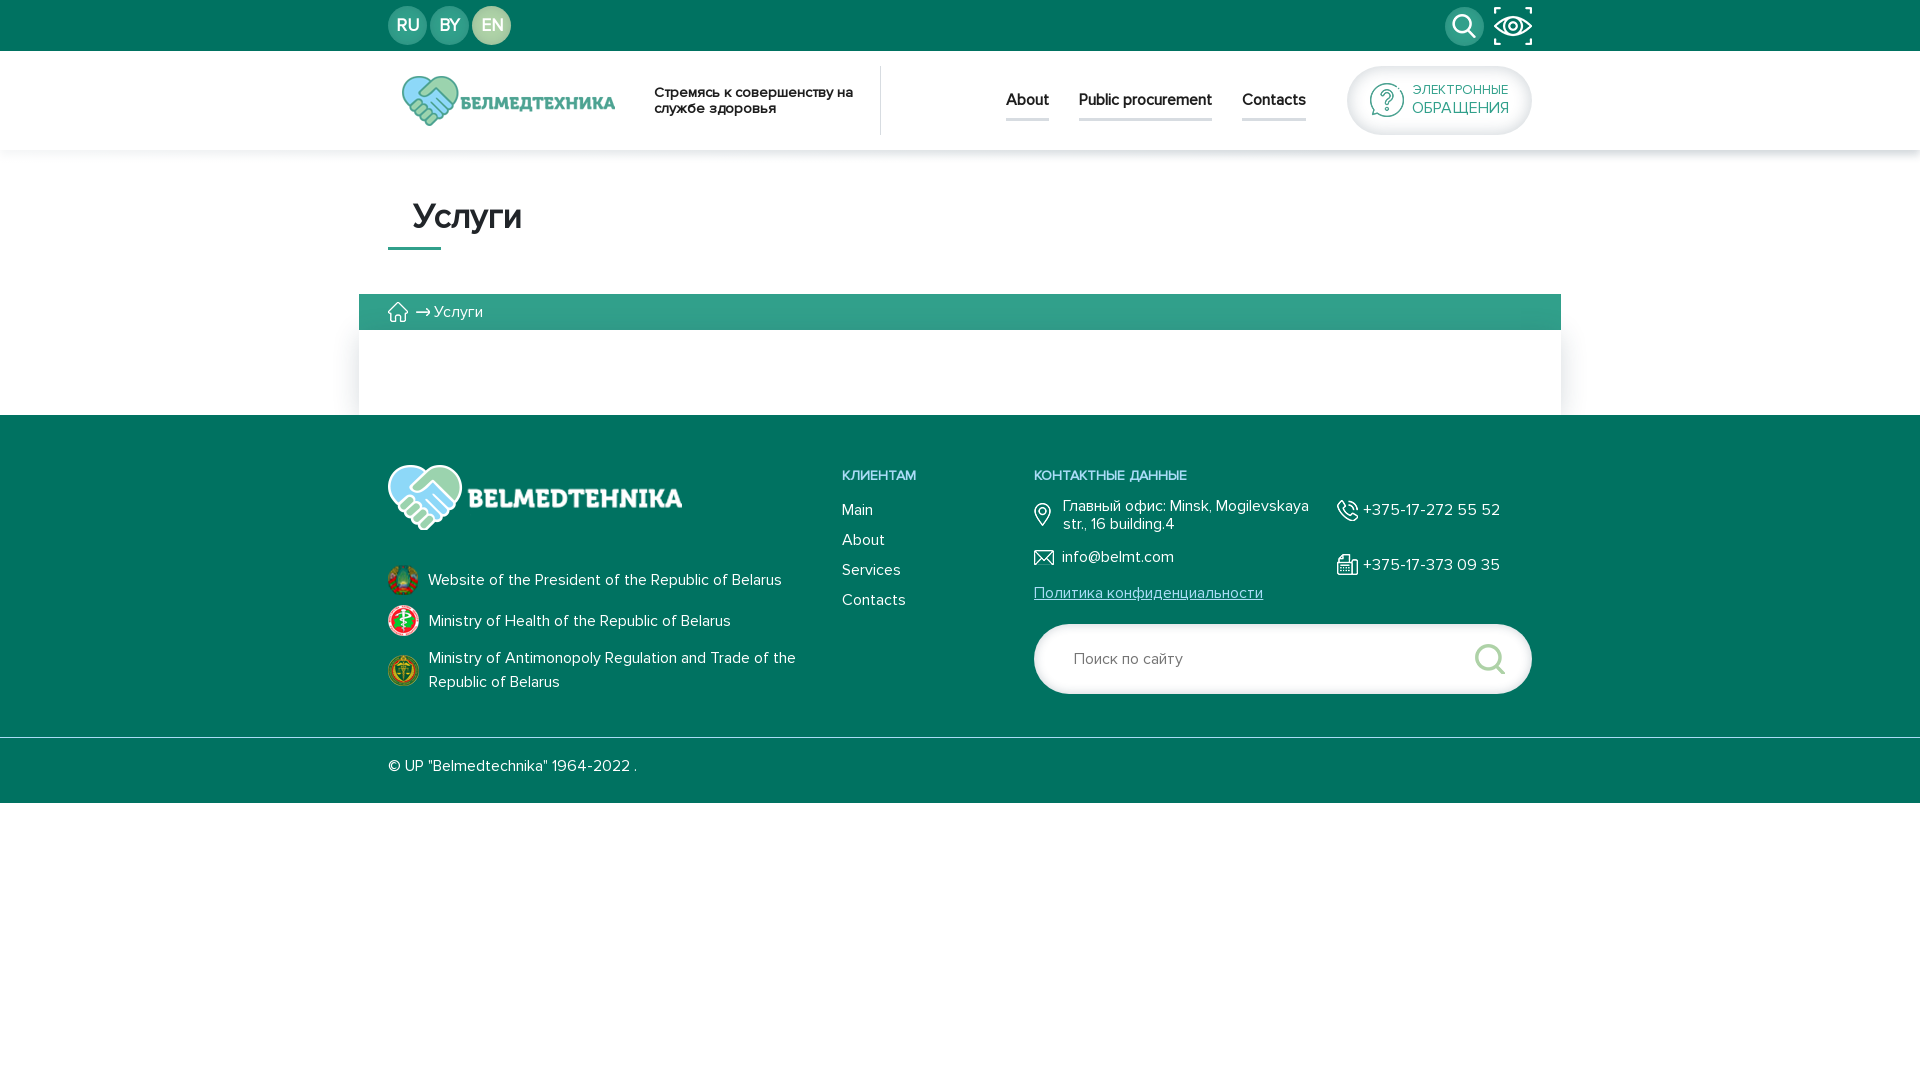 The width and height of the screenshot is (1920, 1080). Describe the element at coordinates (936, 508) in the screenshot. I see `'Main'` at that location.